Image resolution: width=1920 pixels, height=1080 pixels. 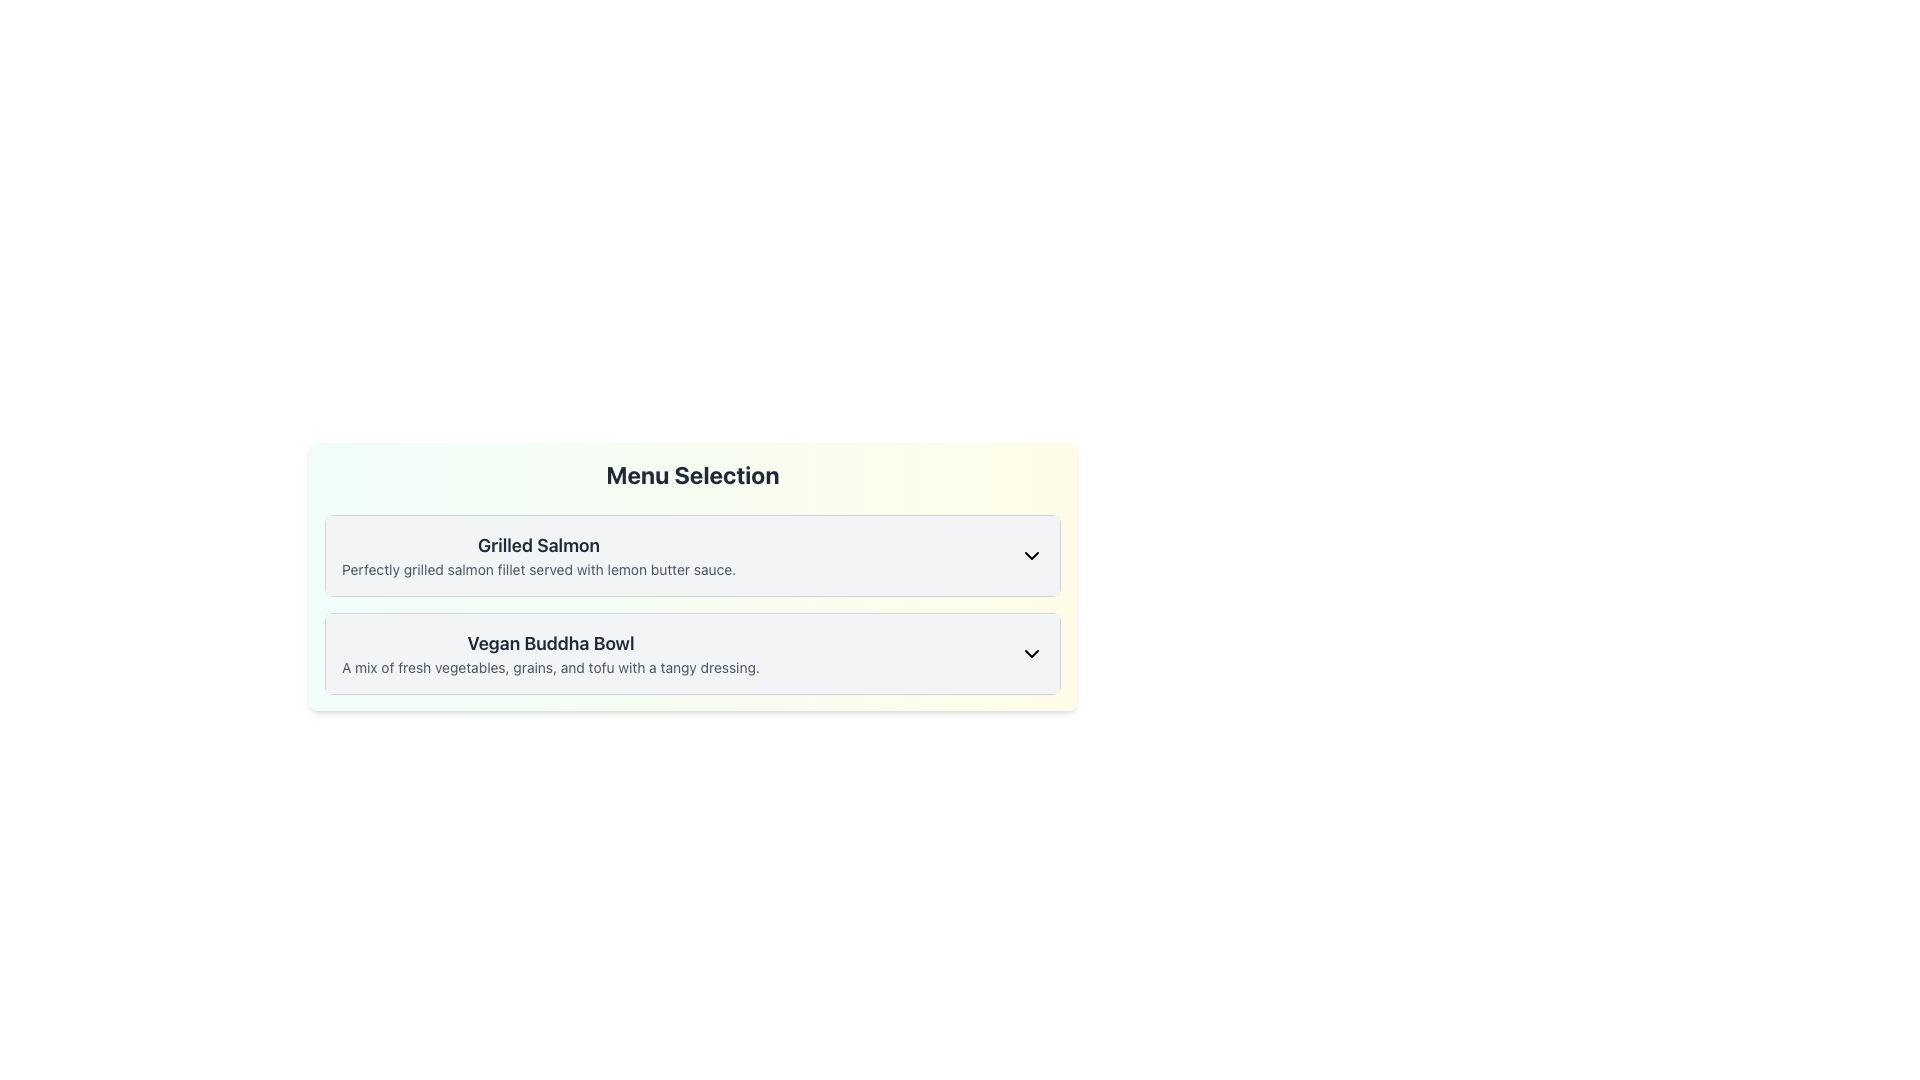 I want to click on the Text Label that provides a description of the 'Grilled Salmon' dish, which is located under the heading 'Grilled Salmon.', so click(x=539, y=570).